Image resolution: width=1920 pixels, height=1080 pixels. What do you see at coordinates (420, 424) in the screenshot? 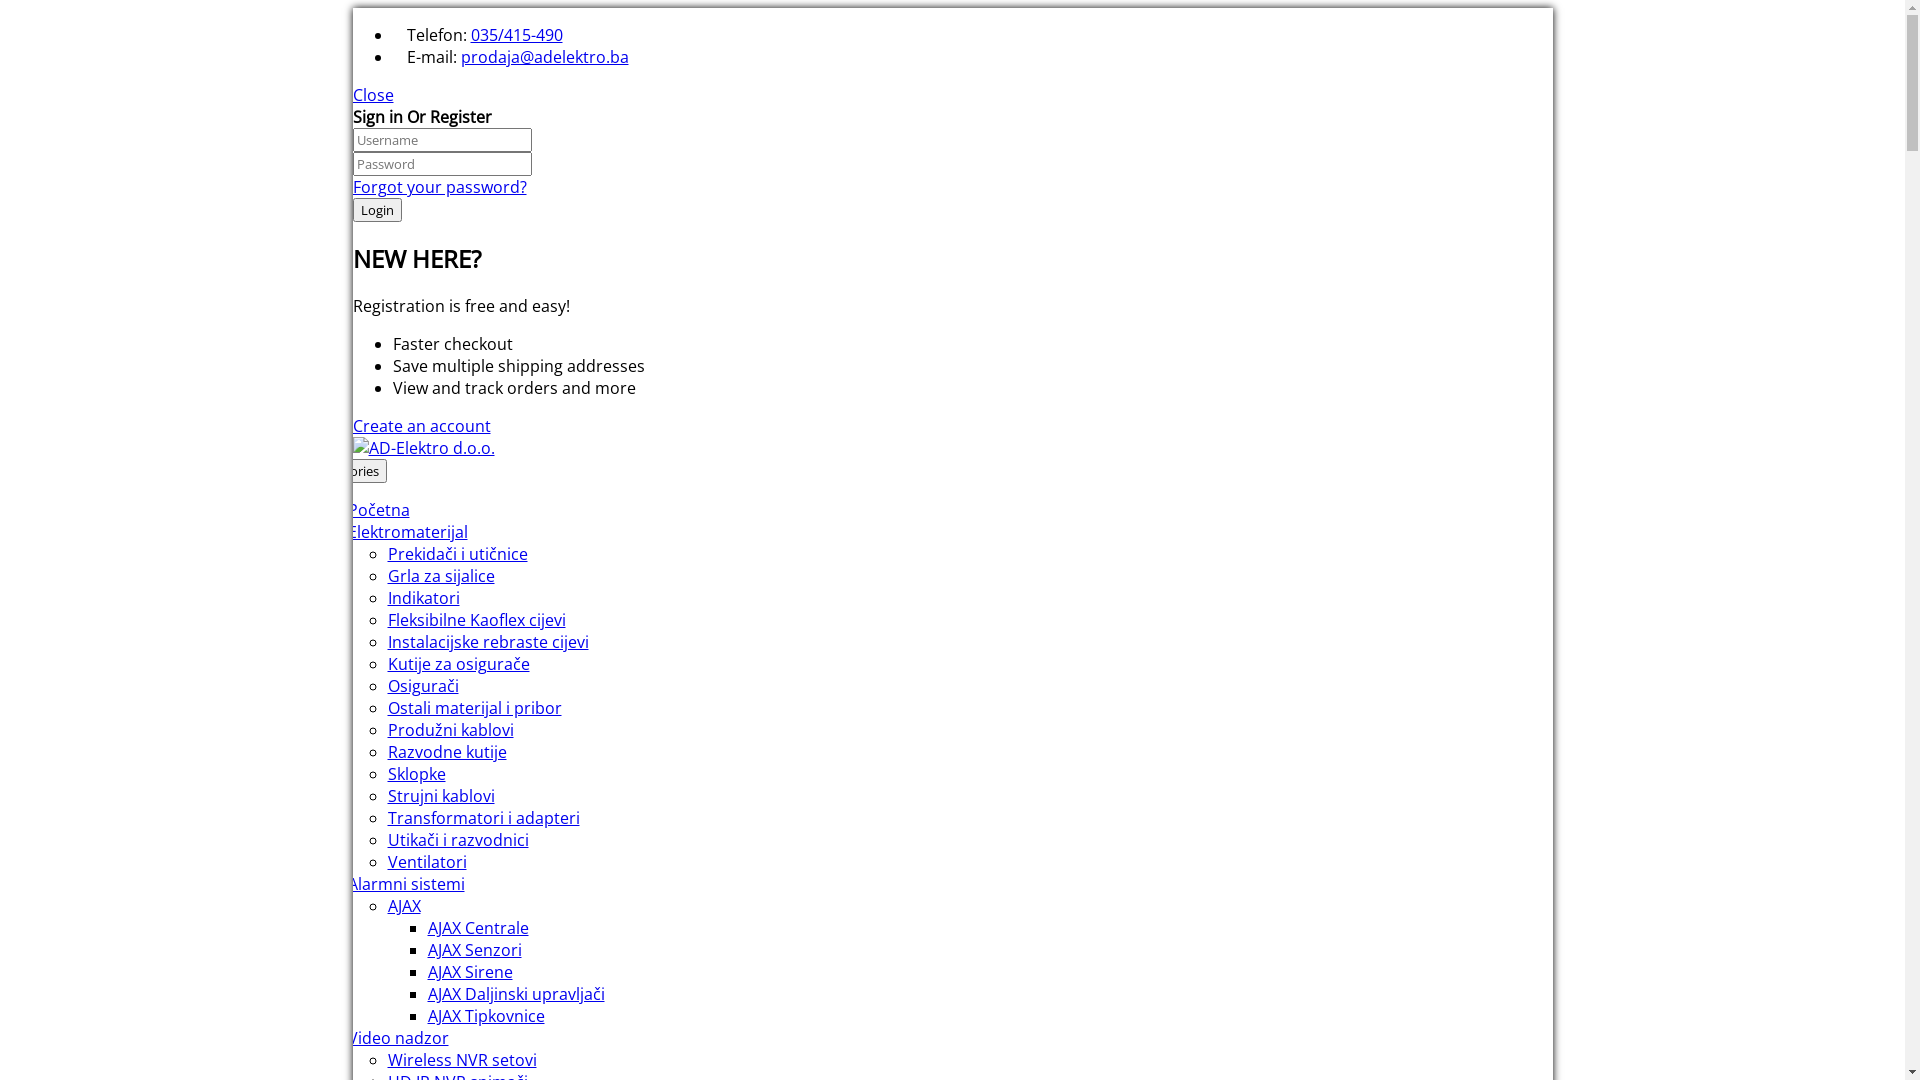
I see `'Create an account'` at bounding box center [420, 424].